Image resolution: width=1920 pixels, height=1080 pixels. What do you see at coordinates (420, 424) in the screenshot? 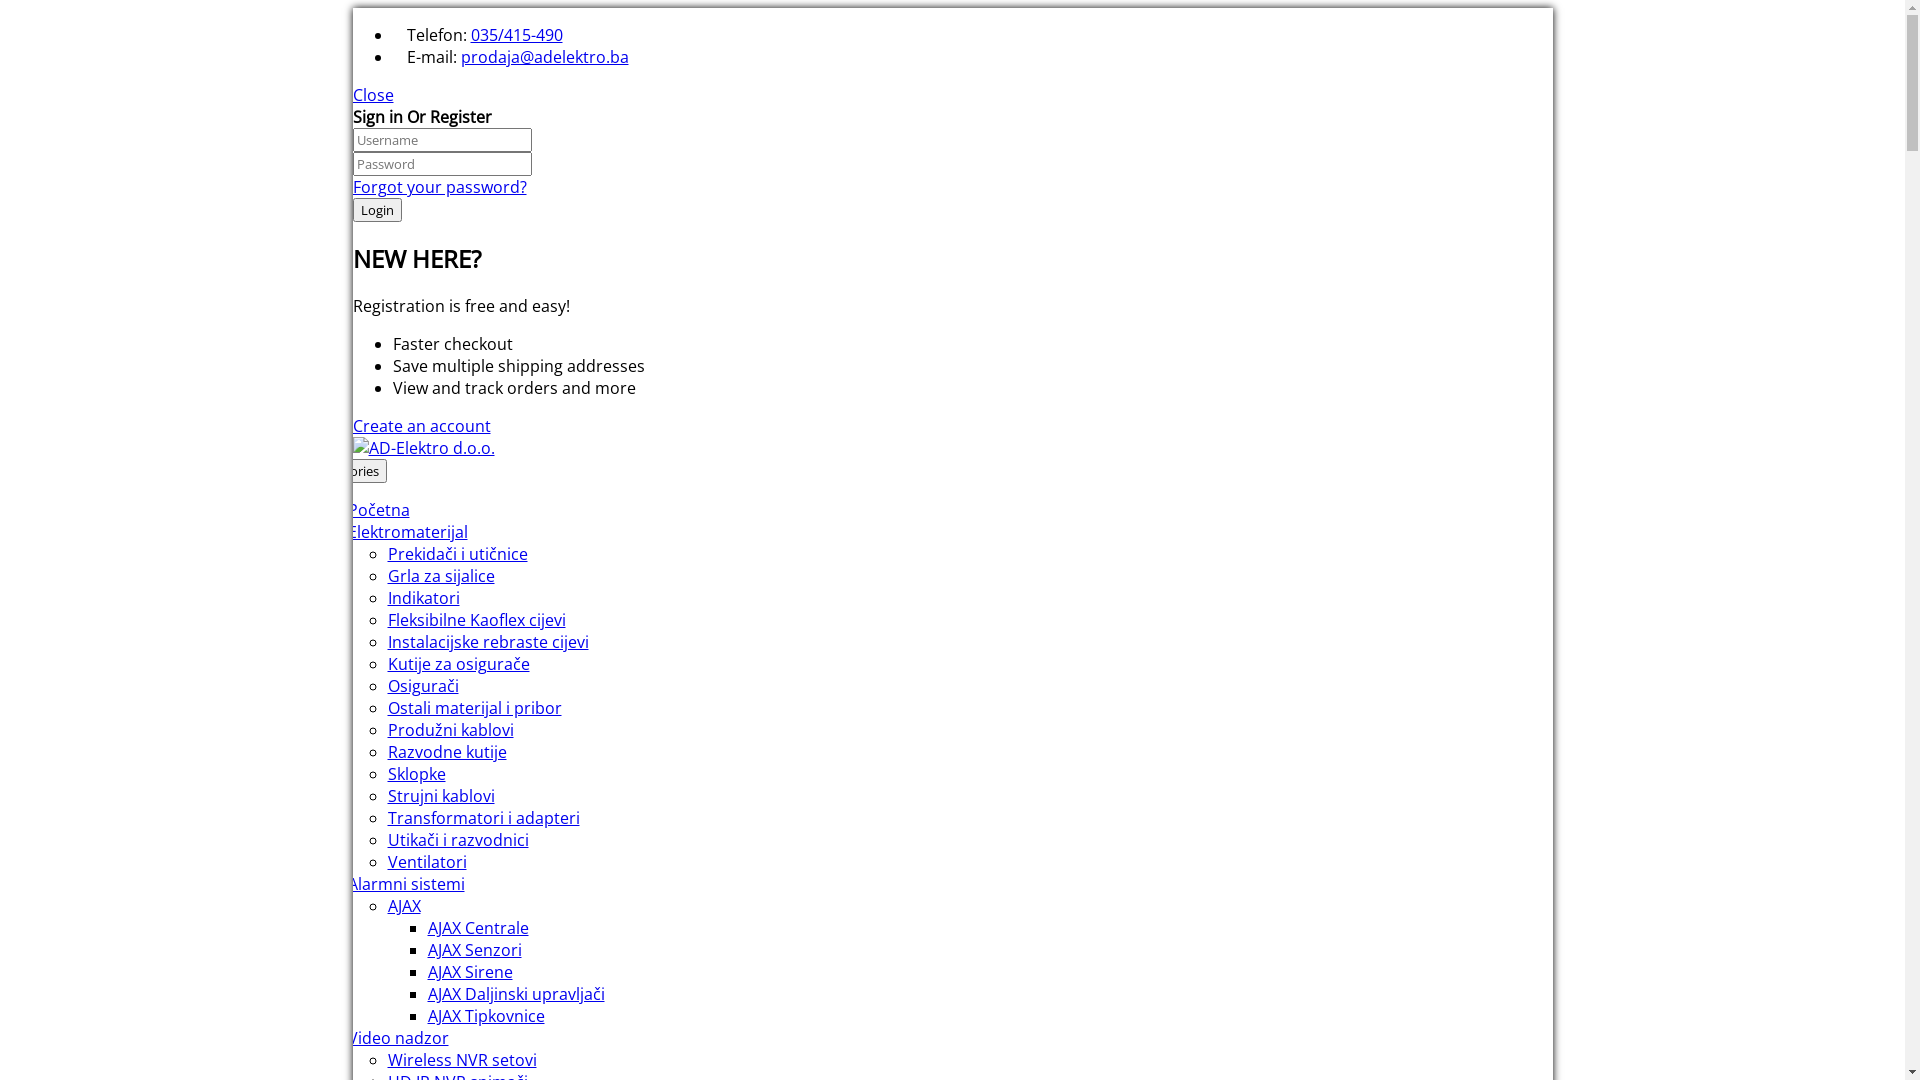
I see `'Create an account'` at bounding box center [420, 424].